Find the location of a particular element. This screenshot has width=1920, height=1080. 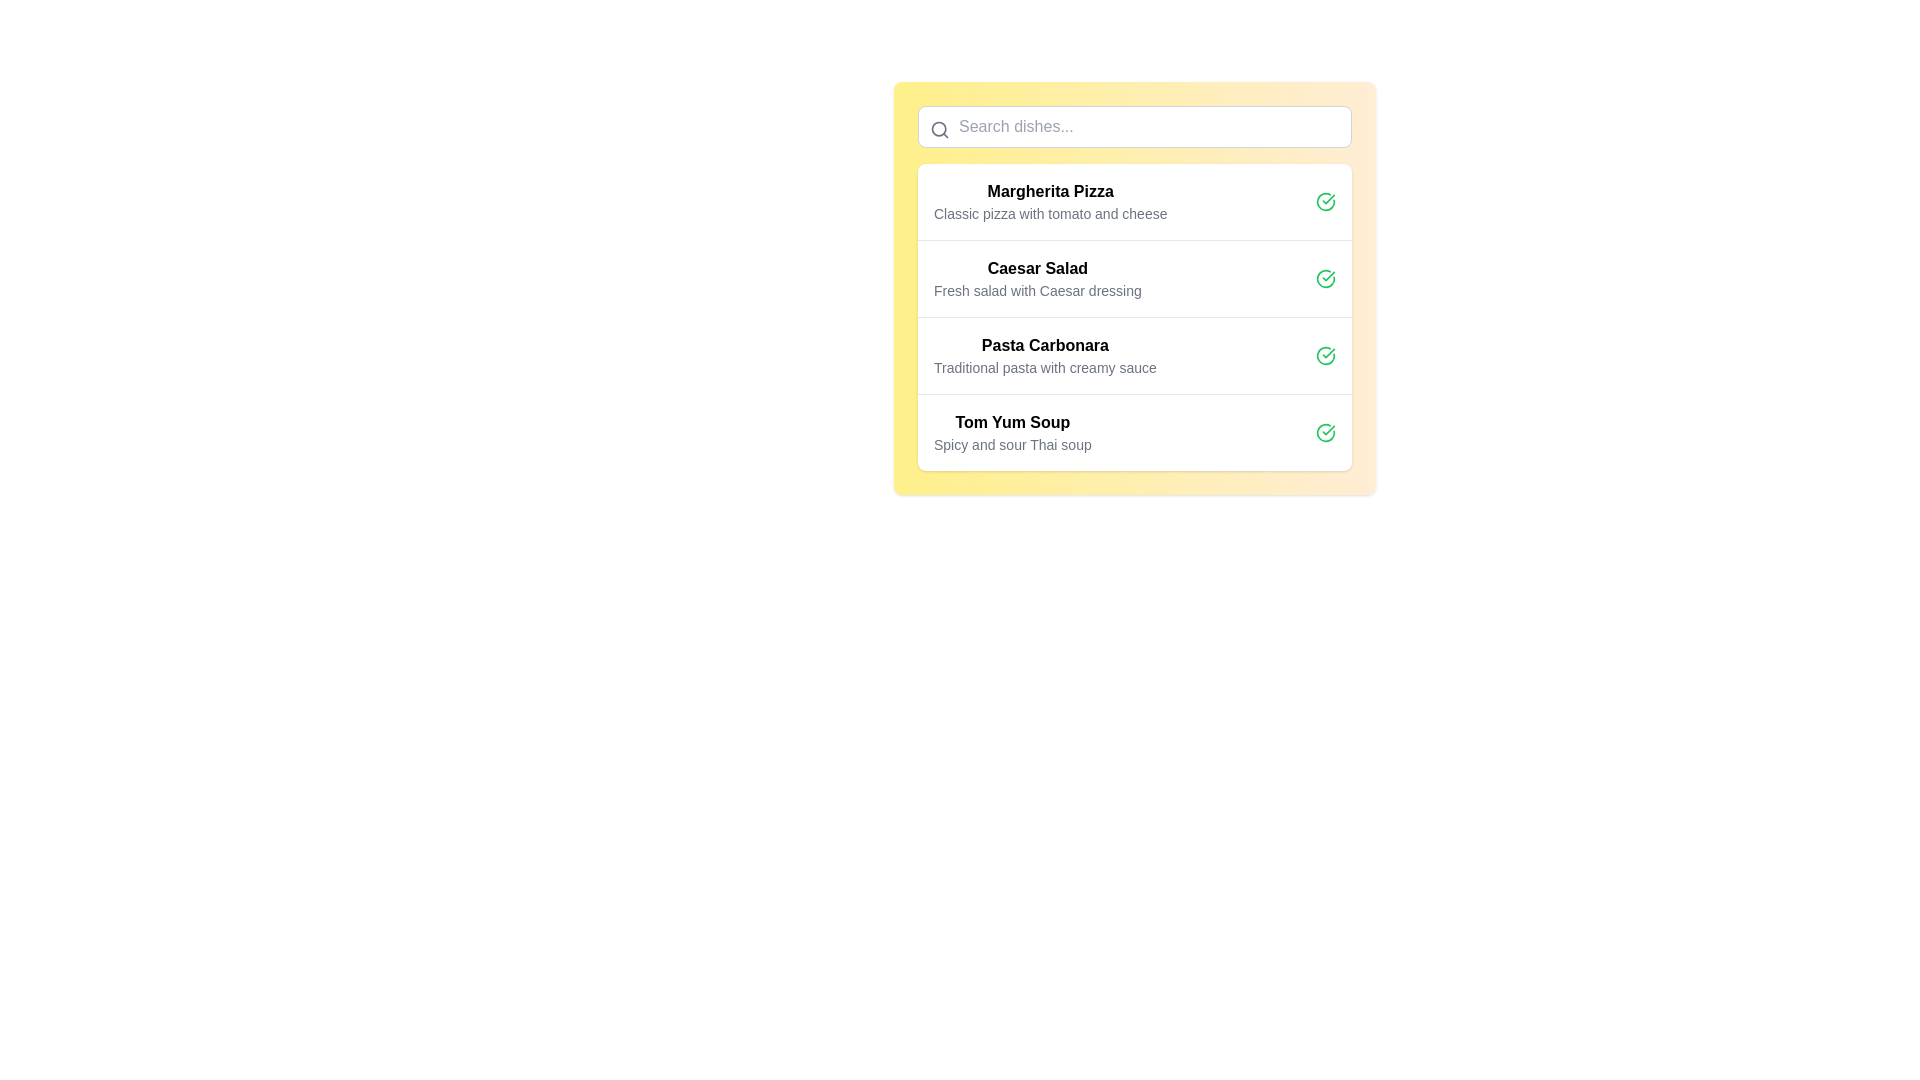

the static text element describing 'Classic pizza with tomato and cheese', which is located directly below the title 'Margherita Pizza' is located at coordinates (1049, 213).